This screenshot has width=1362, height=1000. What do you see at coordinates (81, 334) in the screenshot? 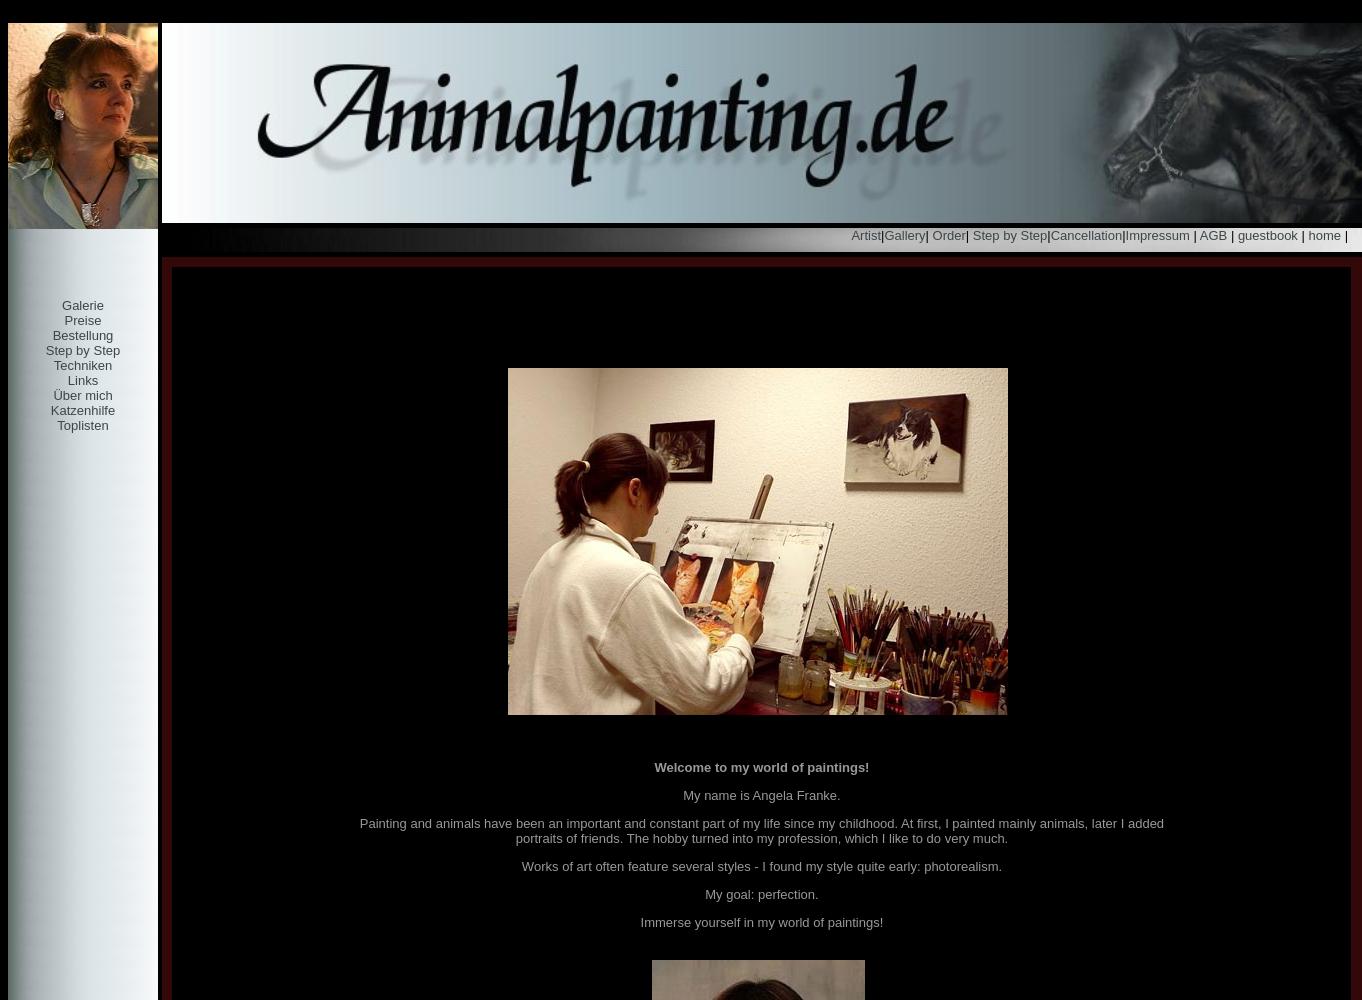
I see `'Bestellung'` at bounding box center [81, 334].